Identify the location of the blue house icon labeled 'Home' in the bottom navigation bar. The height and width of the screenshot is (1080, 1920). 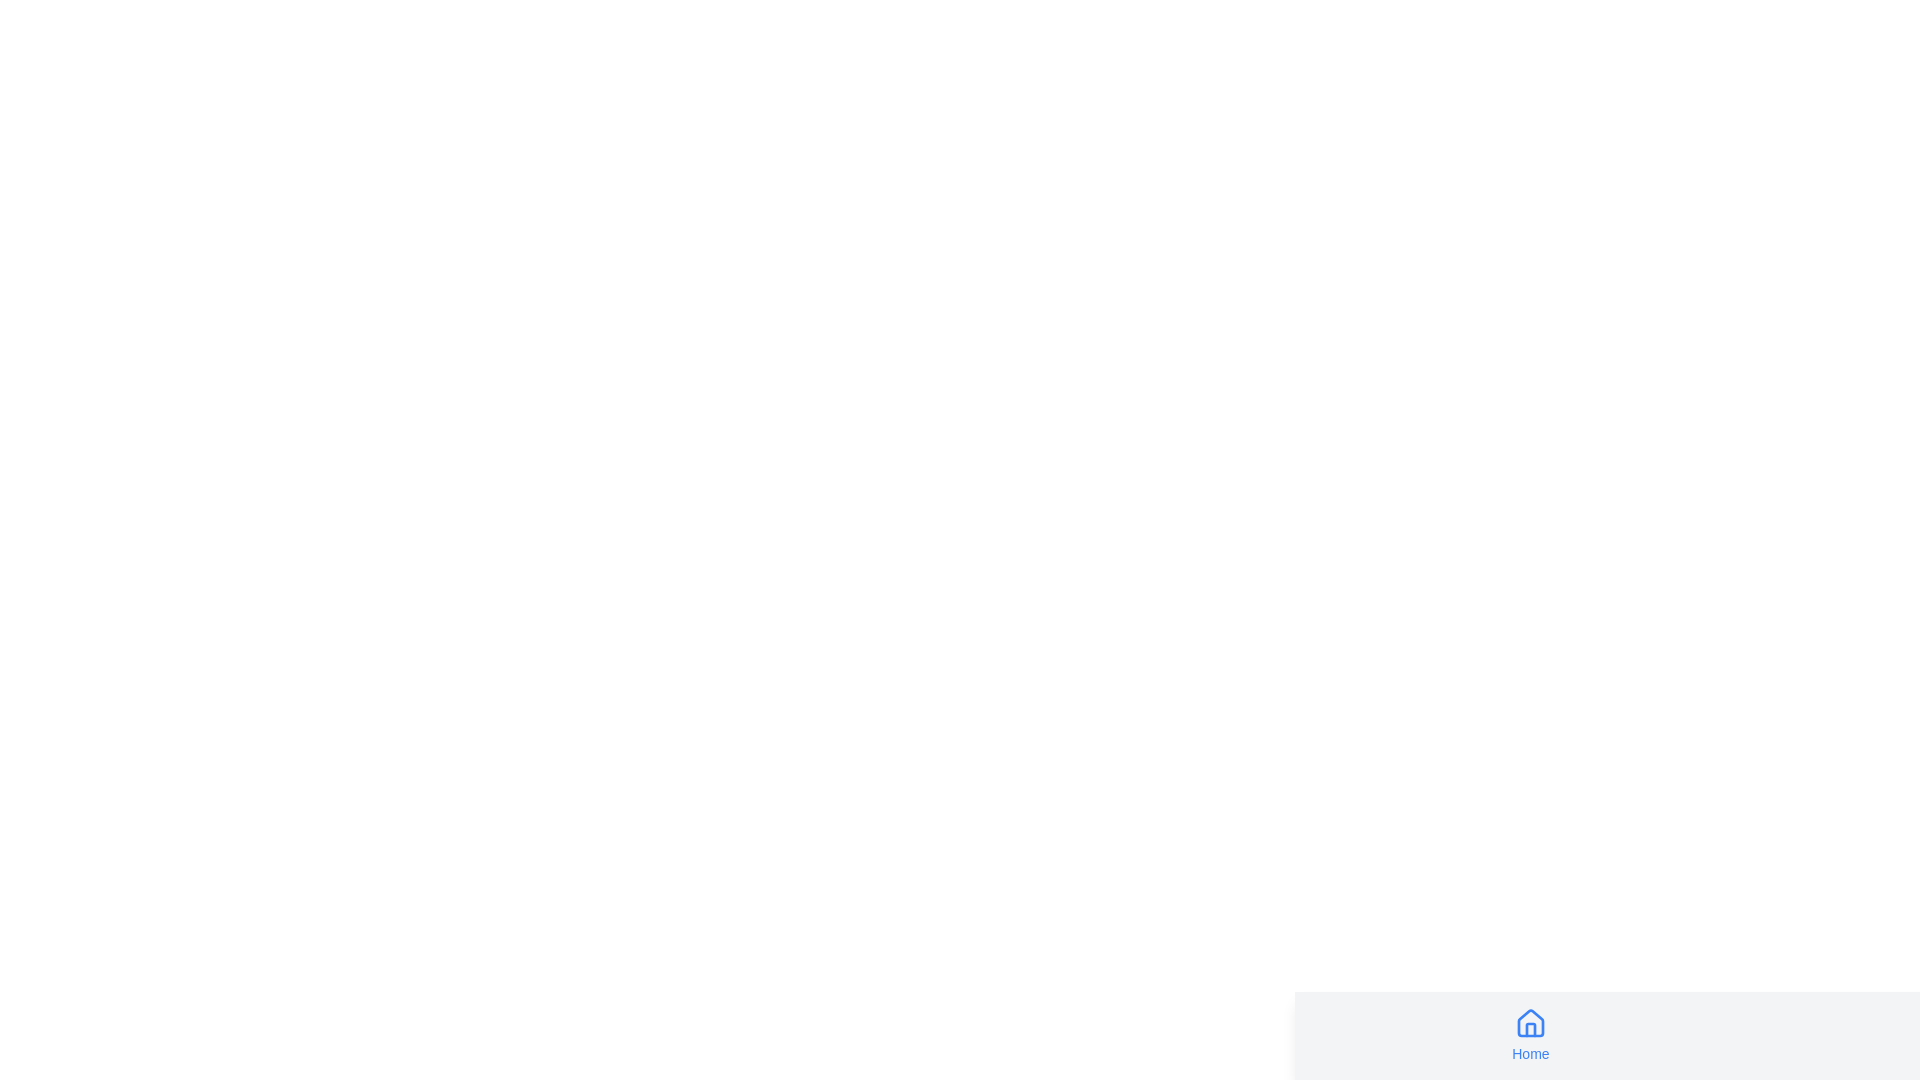
(1529, 1035).